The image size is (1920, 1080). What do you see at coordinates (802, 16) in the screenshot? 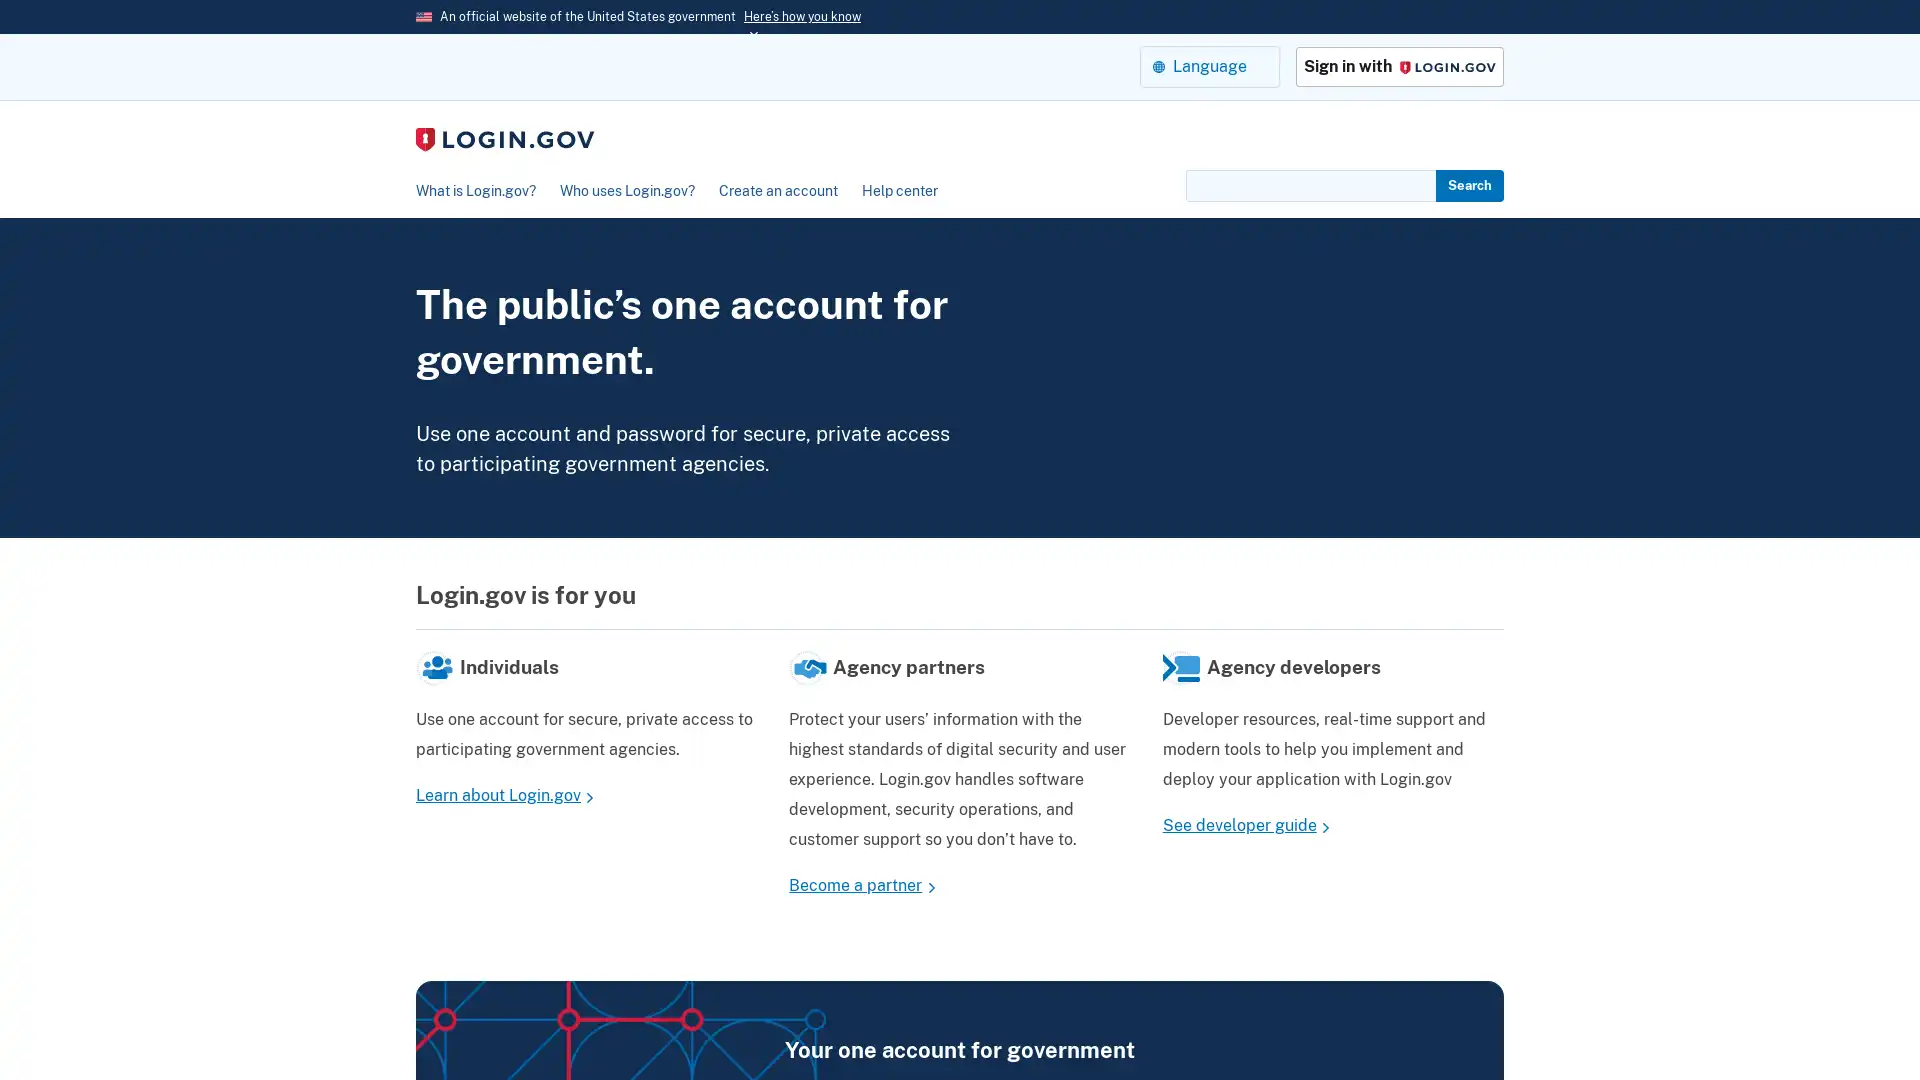
I see `Heres how you know` at bounding box center [802, 16].